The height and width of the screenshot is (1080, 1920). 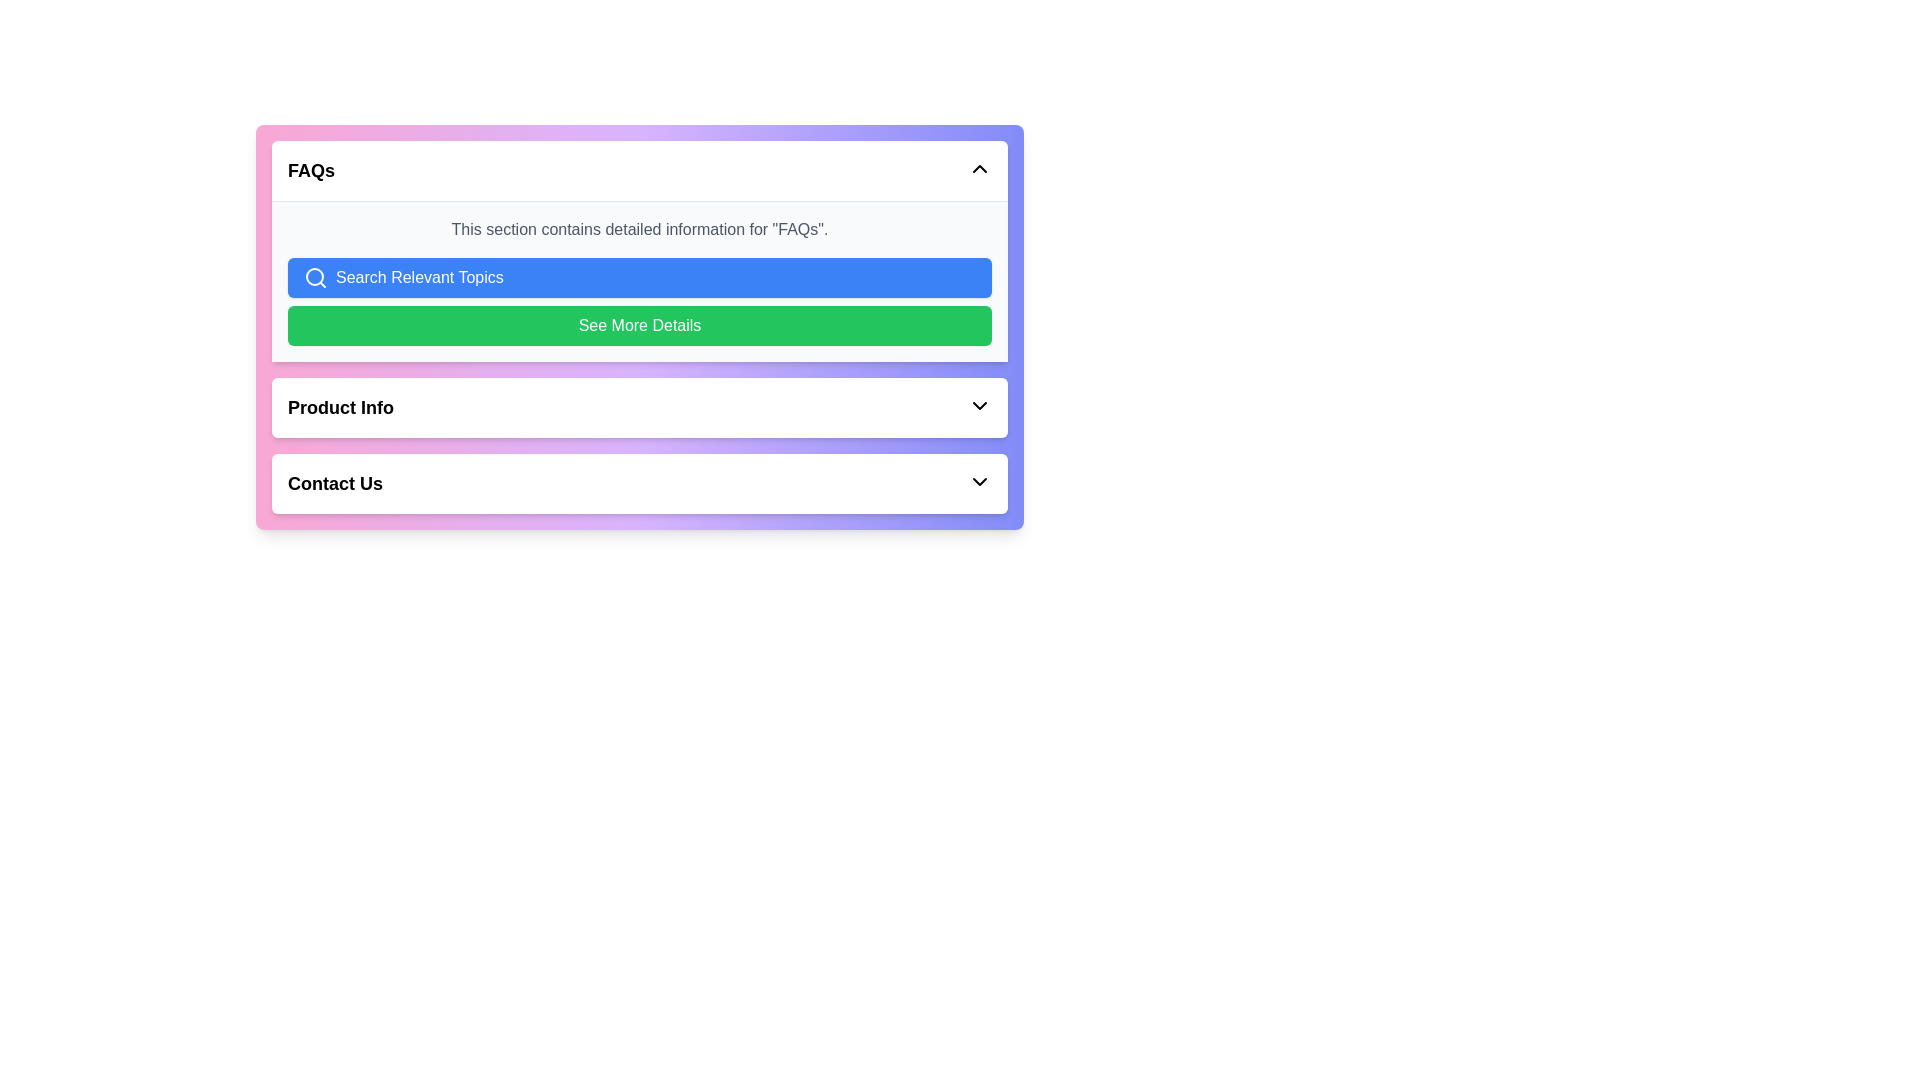 I want to click on the chevron icon located at the right end of the 'Product Info' section, so click(x=979, y=405).